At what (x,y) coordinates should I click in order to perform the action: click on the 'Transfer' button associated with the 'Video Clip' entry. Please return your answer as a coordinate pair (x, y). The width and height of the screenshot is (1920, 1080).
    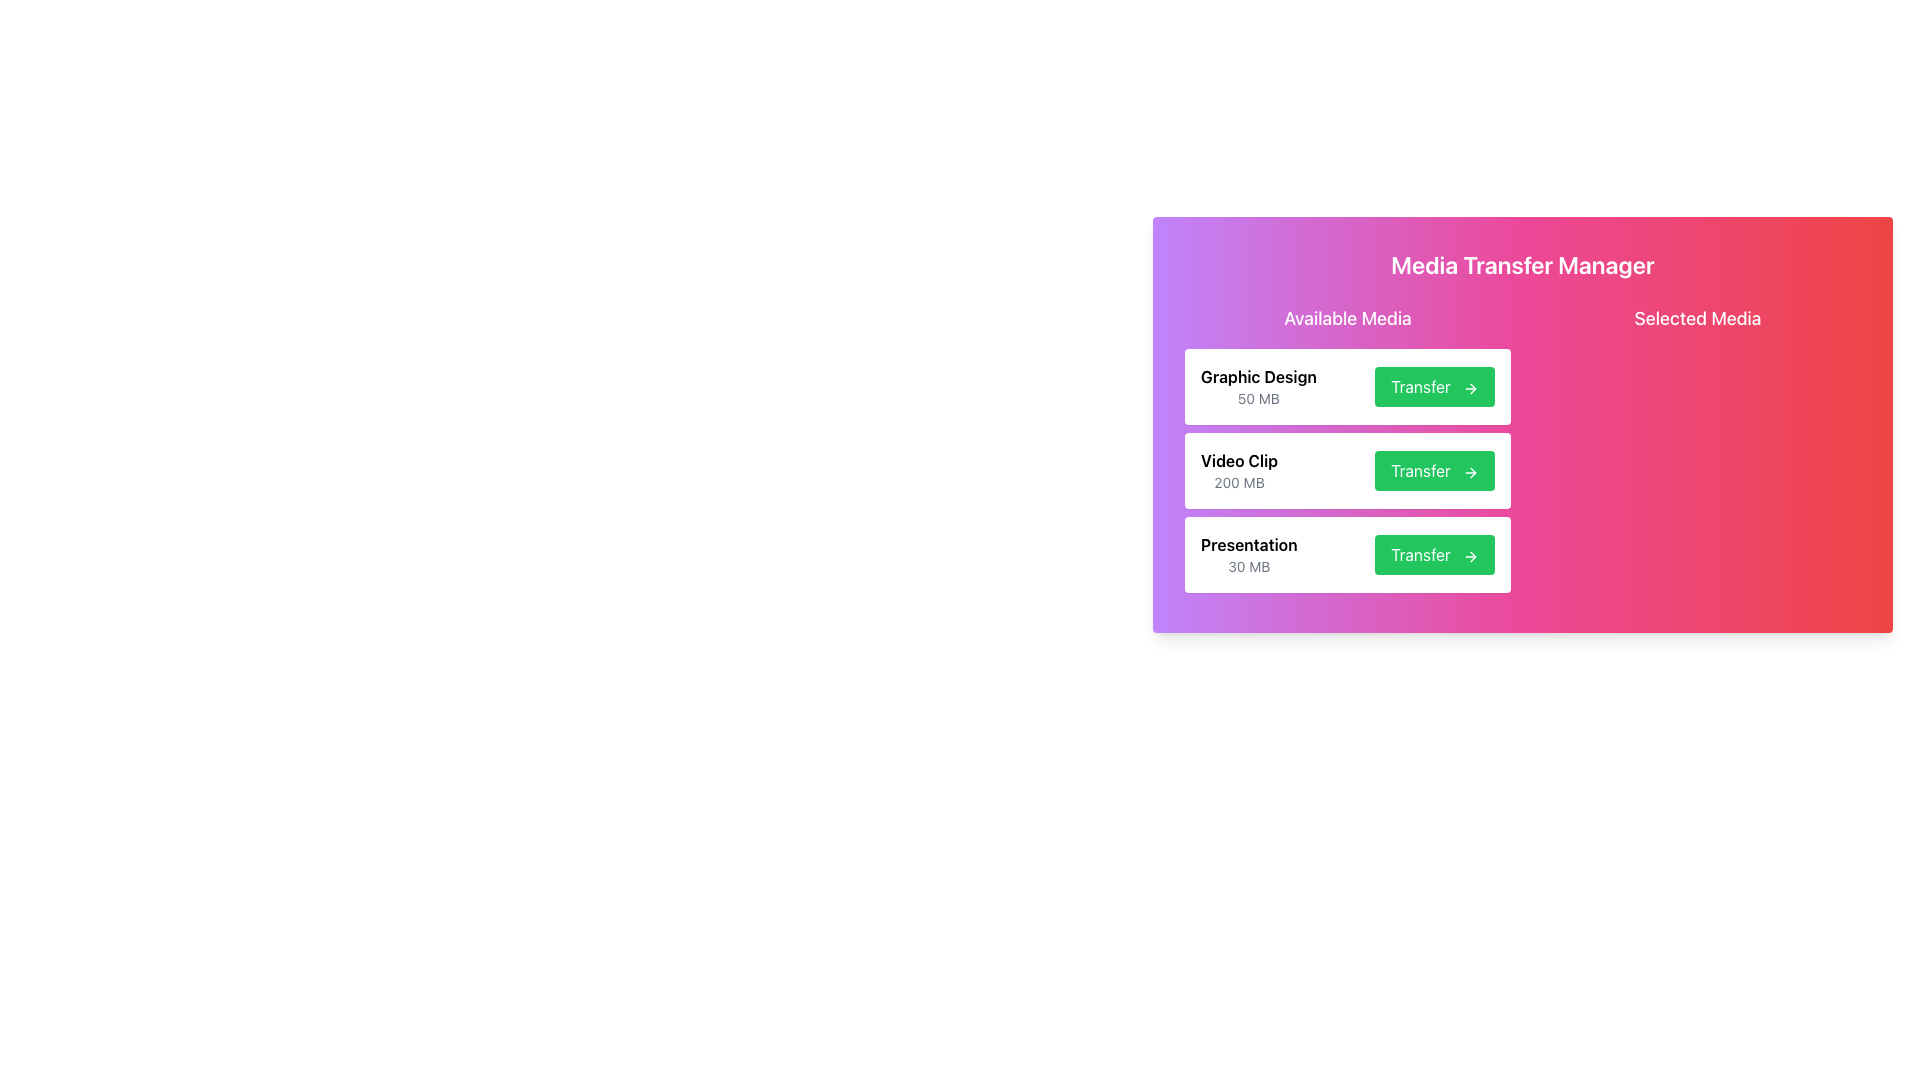
    Looking at the image, I should click on (1348, 452).